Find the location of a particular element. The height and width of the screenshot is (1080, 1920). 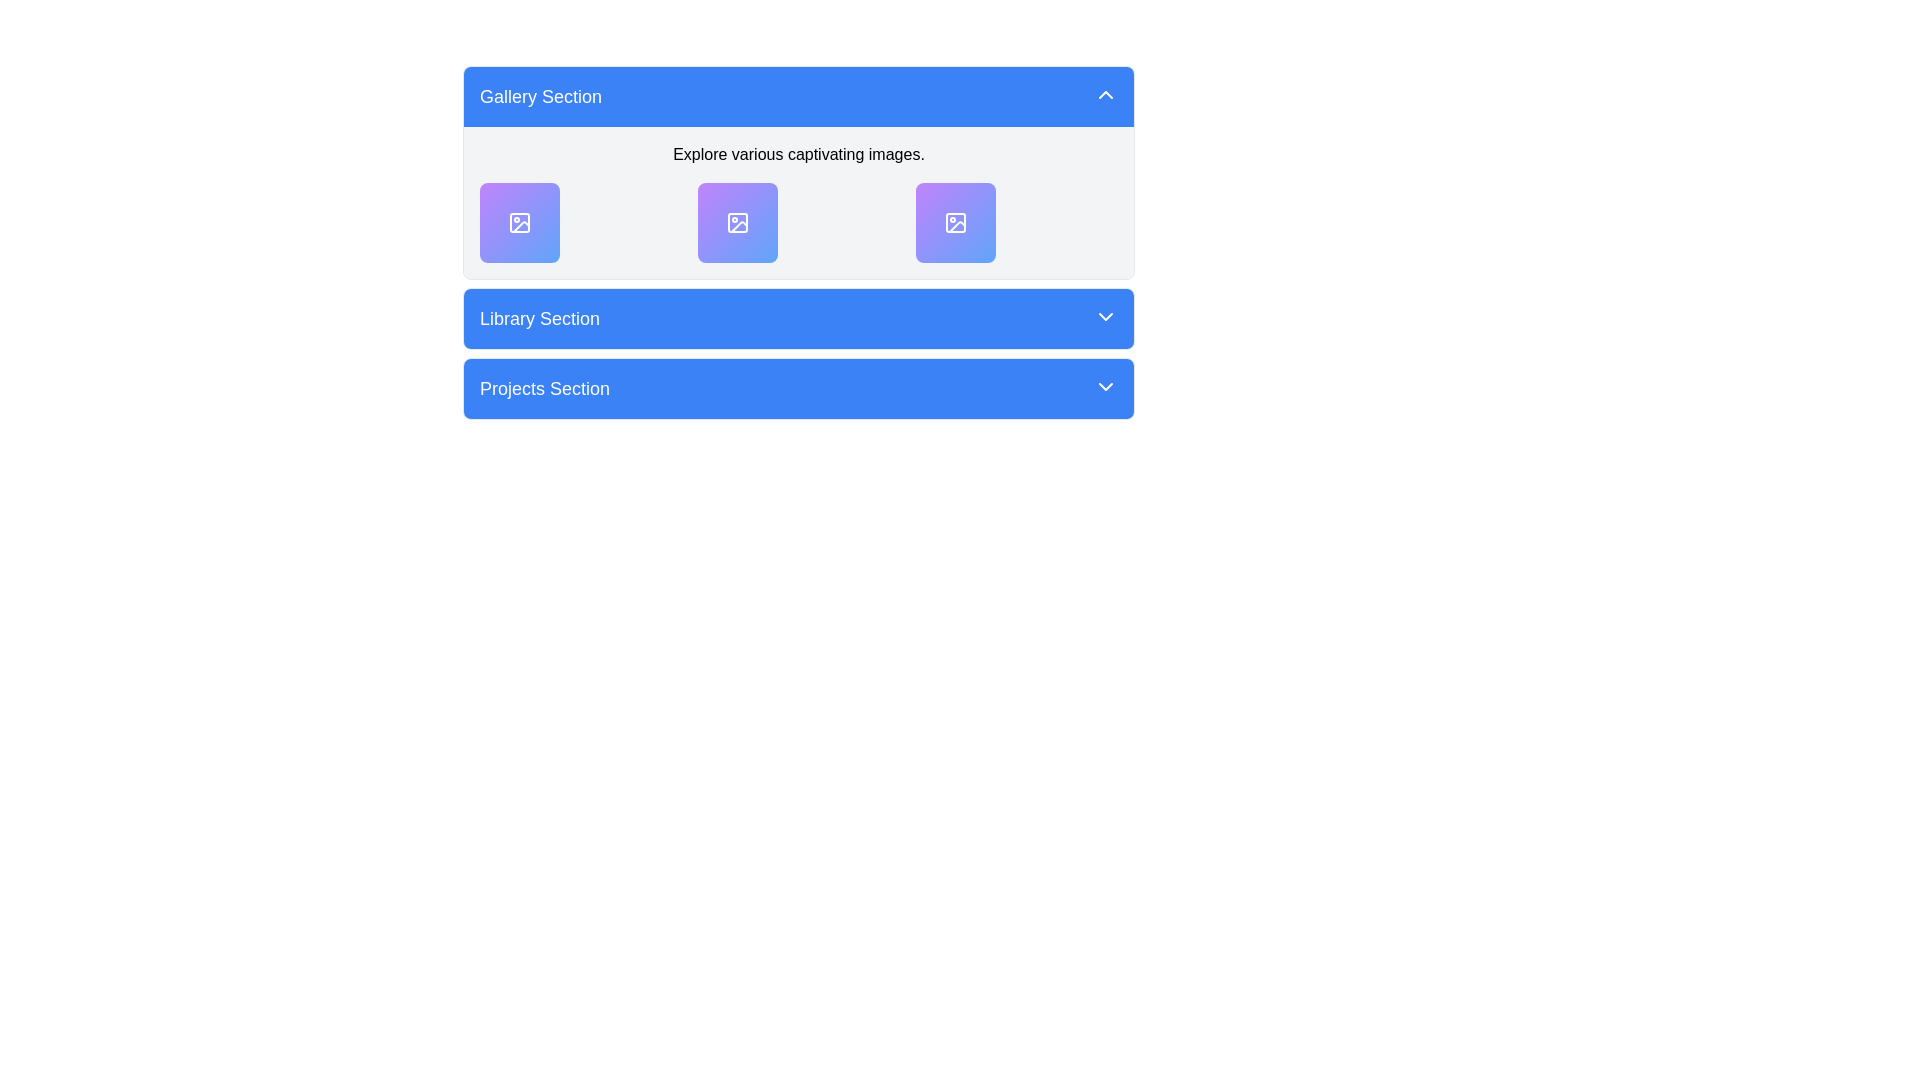

the 'Projects Section' button is located at coordinates (797, 389).